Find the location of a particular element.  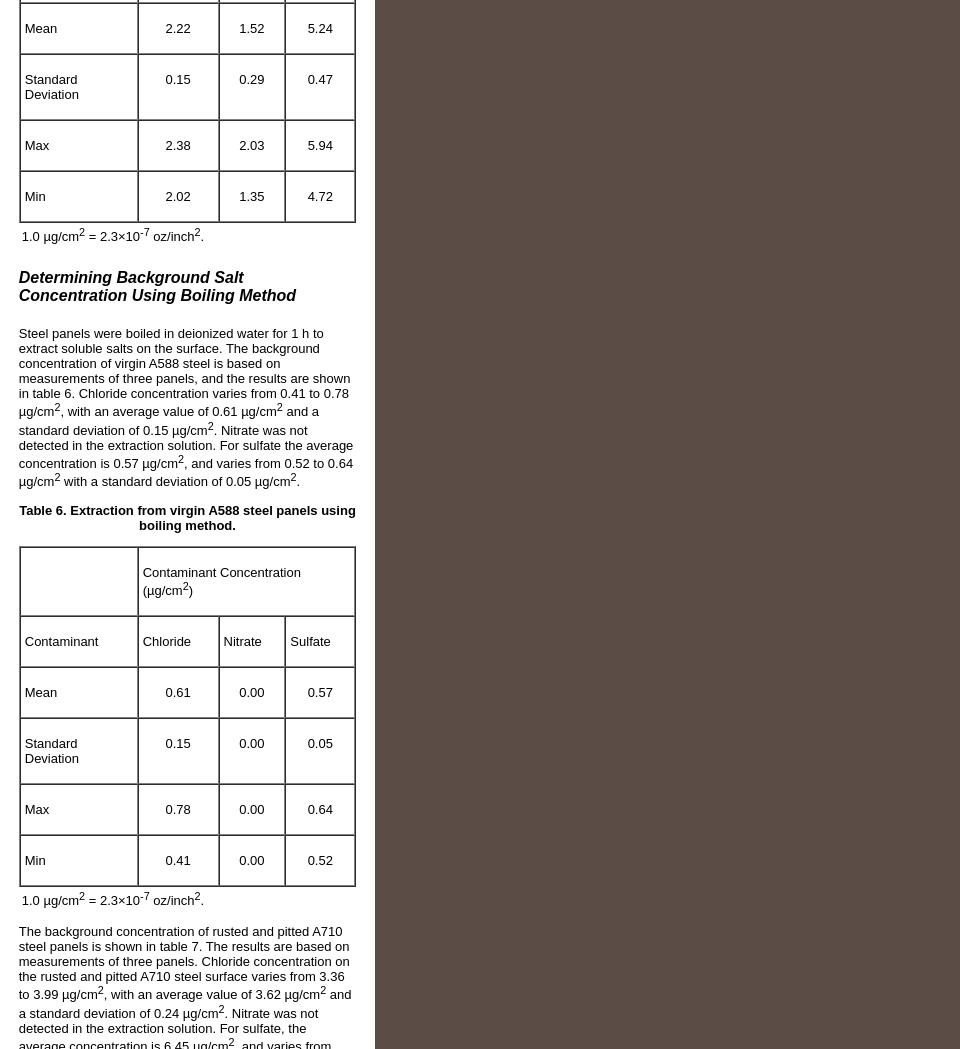

'2.02' is located at coordinates (176, 195).